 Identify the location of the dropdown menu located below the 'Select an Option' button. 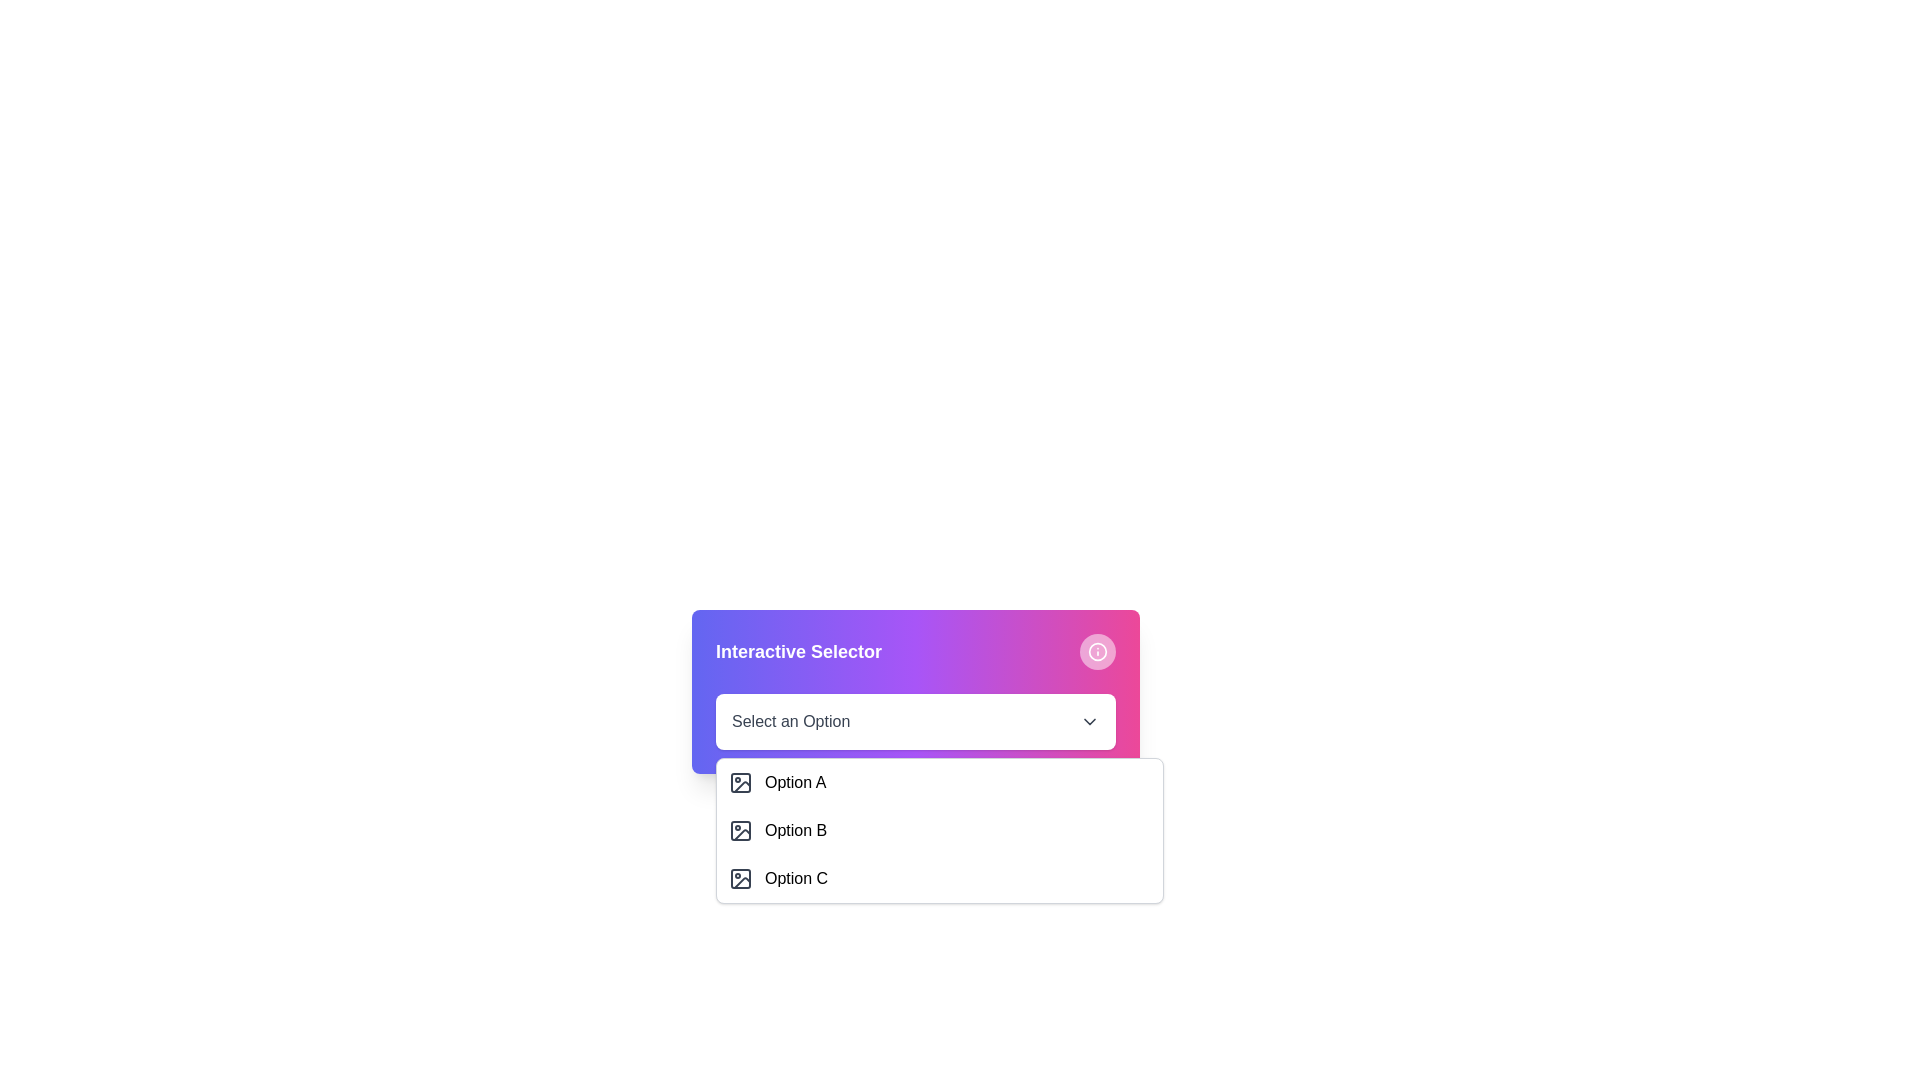
(939, 830).